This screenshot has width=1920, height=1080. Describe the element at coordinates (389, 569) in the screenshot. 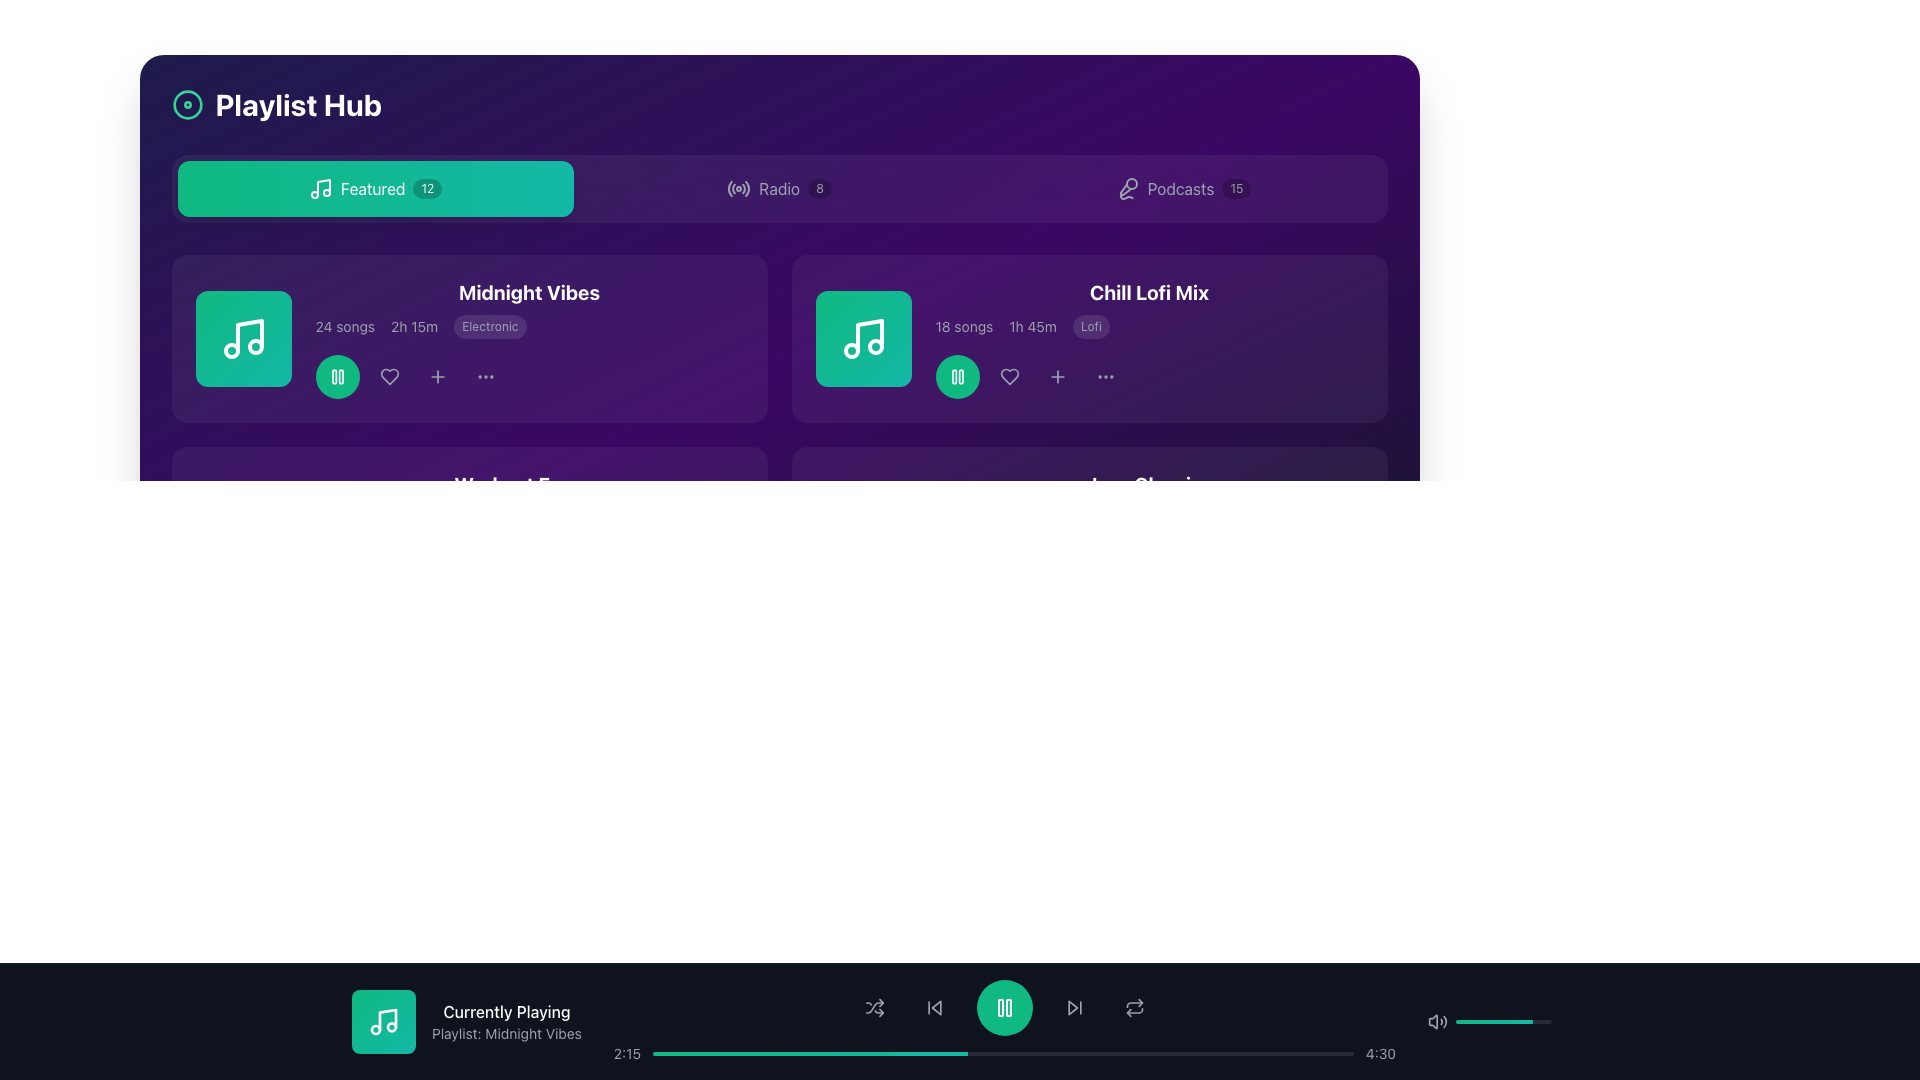

I see `the heart-shaped button located in the lower section of the interface` at that location.